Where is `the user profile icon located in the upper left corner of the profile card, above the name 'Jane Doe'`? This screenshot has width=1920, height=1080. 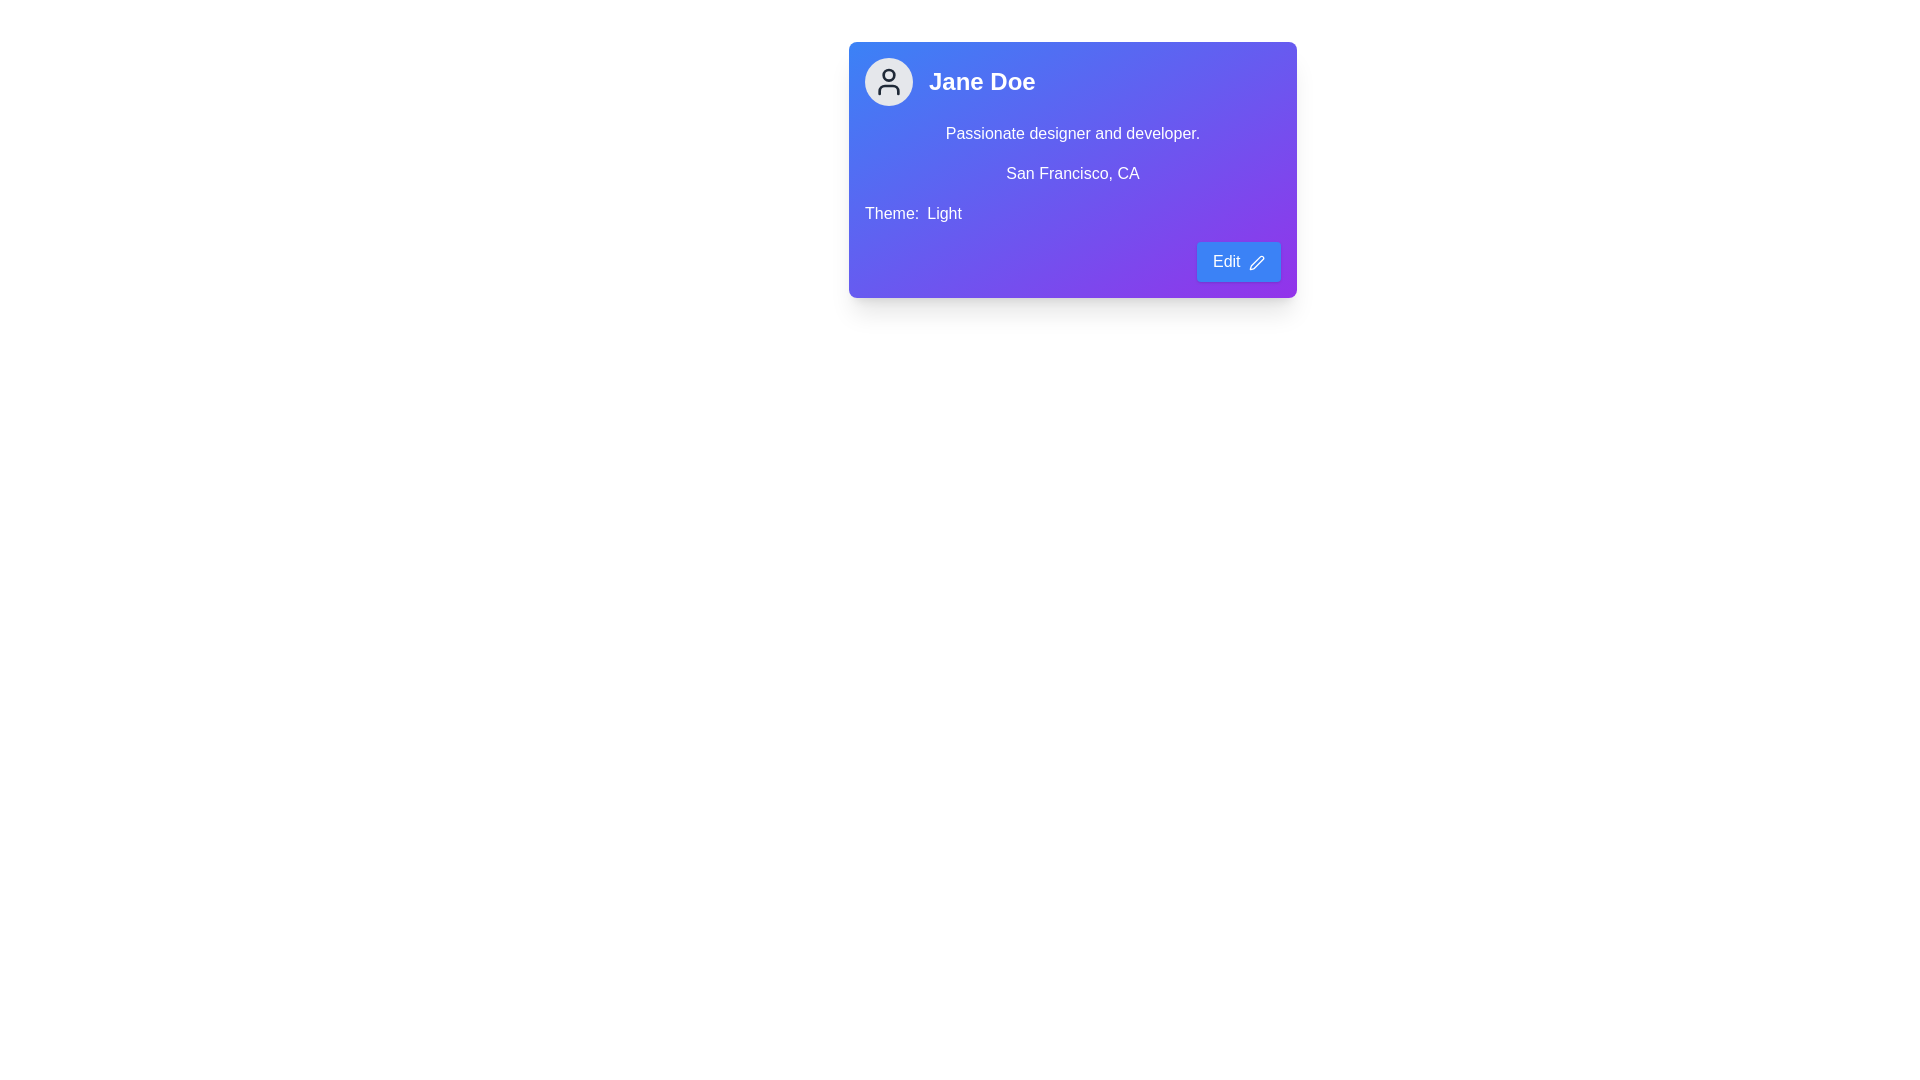 the user profile icon located in the upper left corner of the profile card, above the name 'Jane Doe' is located at coordinates (887, 80).